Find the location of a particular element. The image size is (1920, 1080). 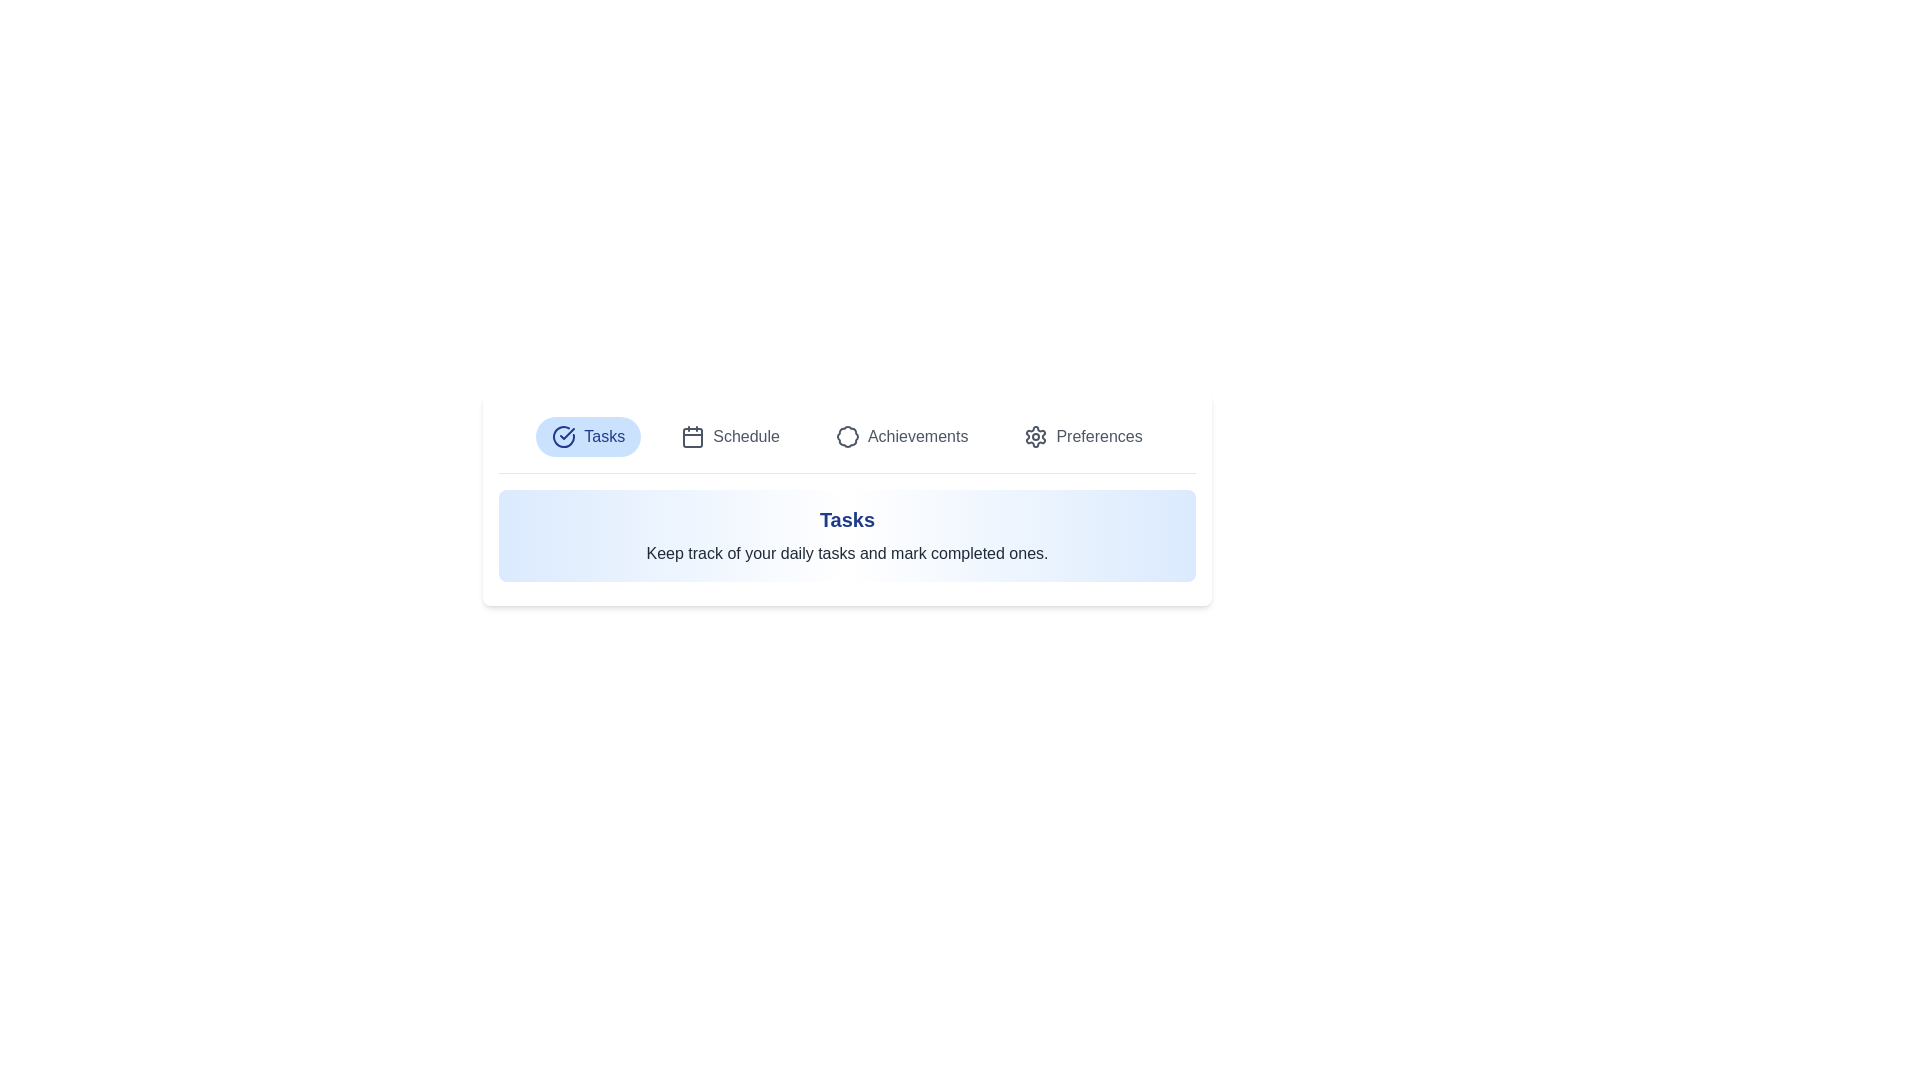

the rectangular shape with rounded corners inside the calendar icon, which is used for date or scheduling-related functions is located at coordinates (693, 437).